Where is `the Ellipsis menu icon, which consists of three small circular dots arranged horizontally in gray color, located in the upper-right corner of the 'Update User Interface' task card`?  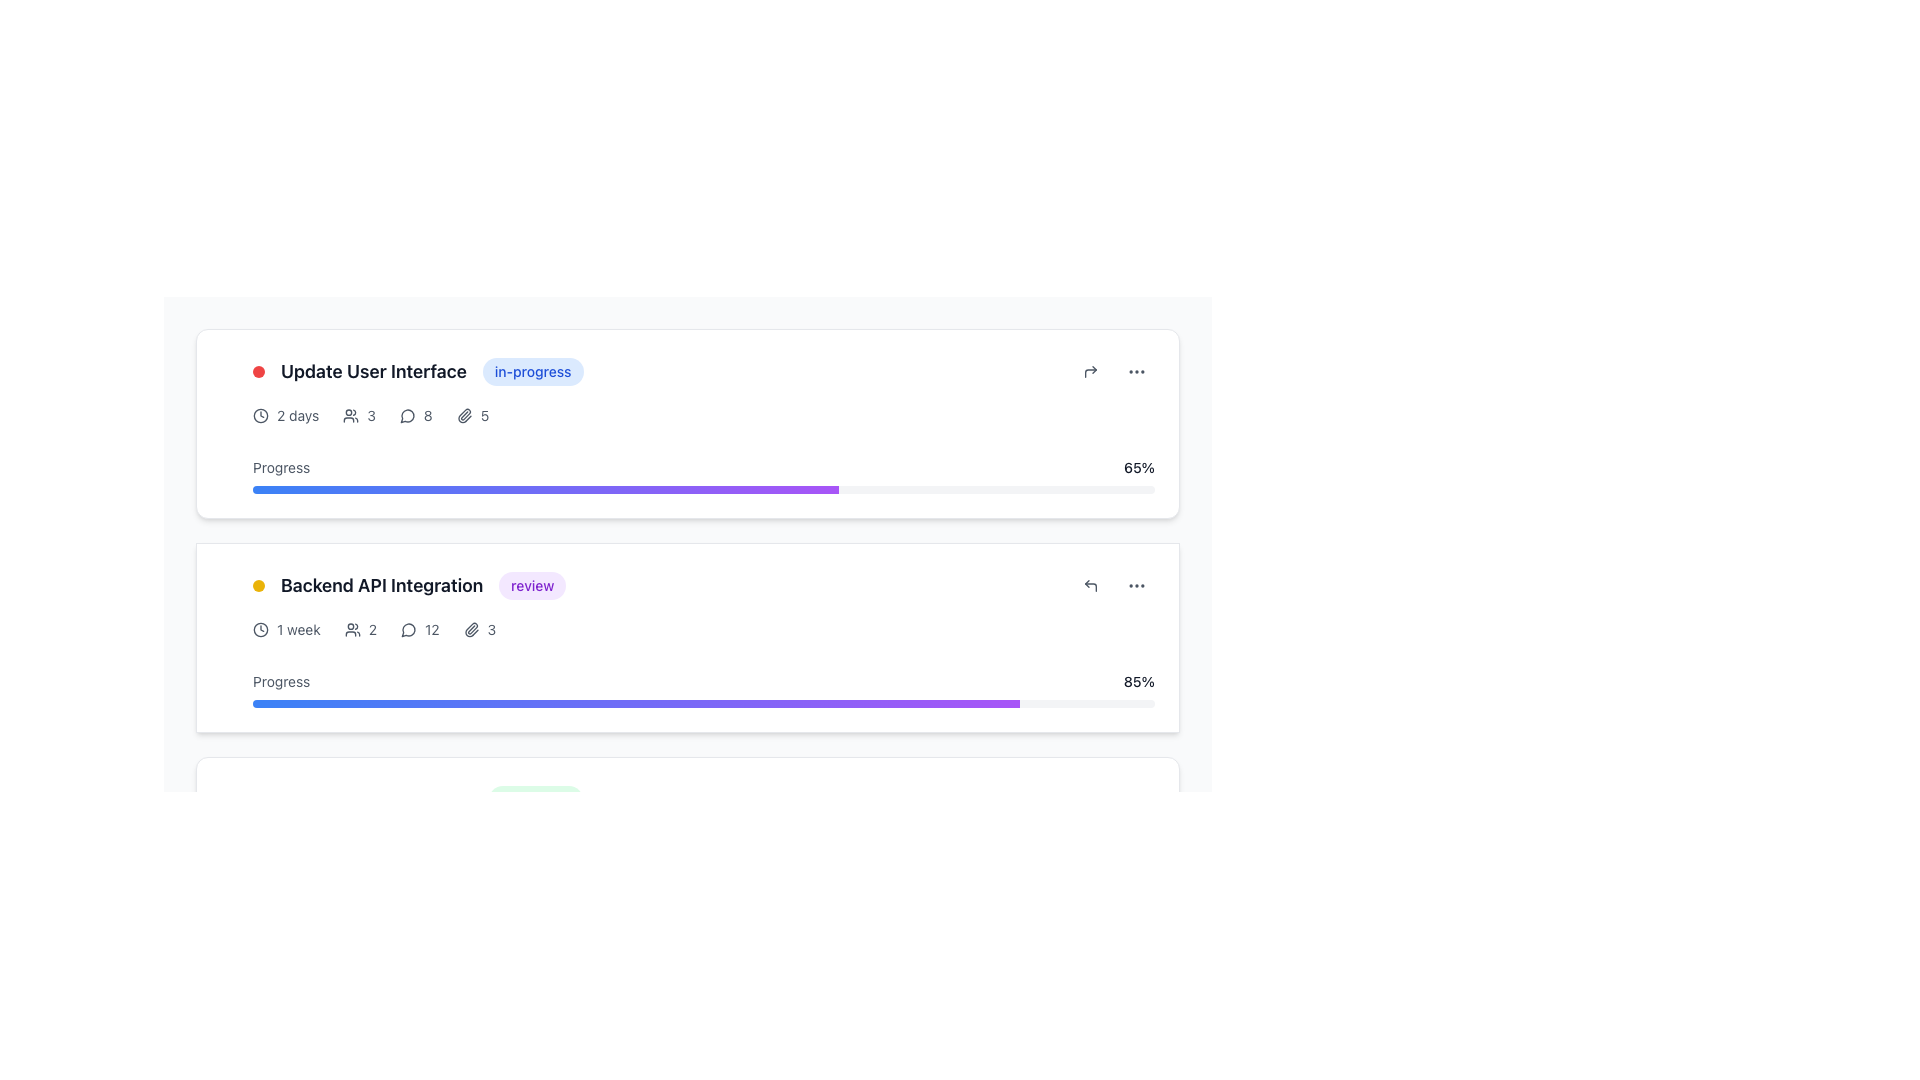
the Ellipsis menu icon, which consists of three small circular dots arranged horizontally in gray color, located in the upper-right corner of the 'Update User Interface' task card is located at coordinates (1137, 371).